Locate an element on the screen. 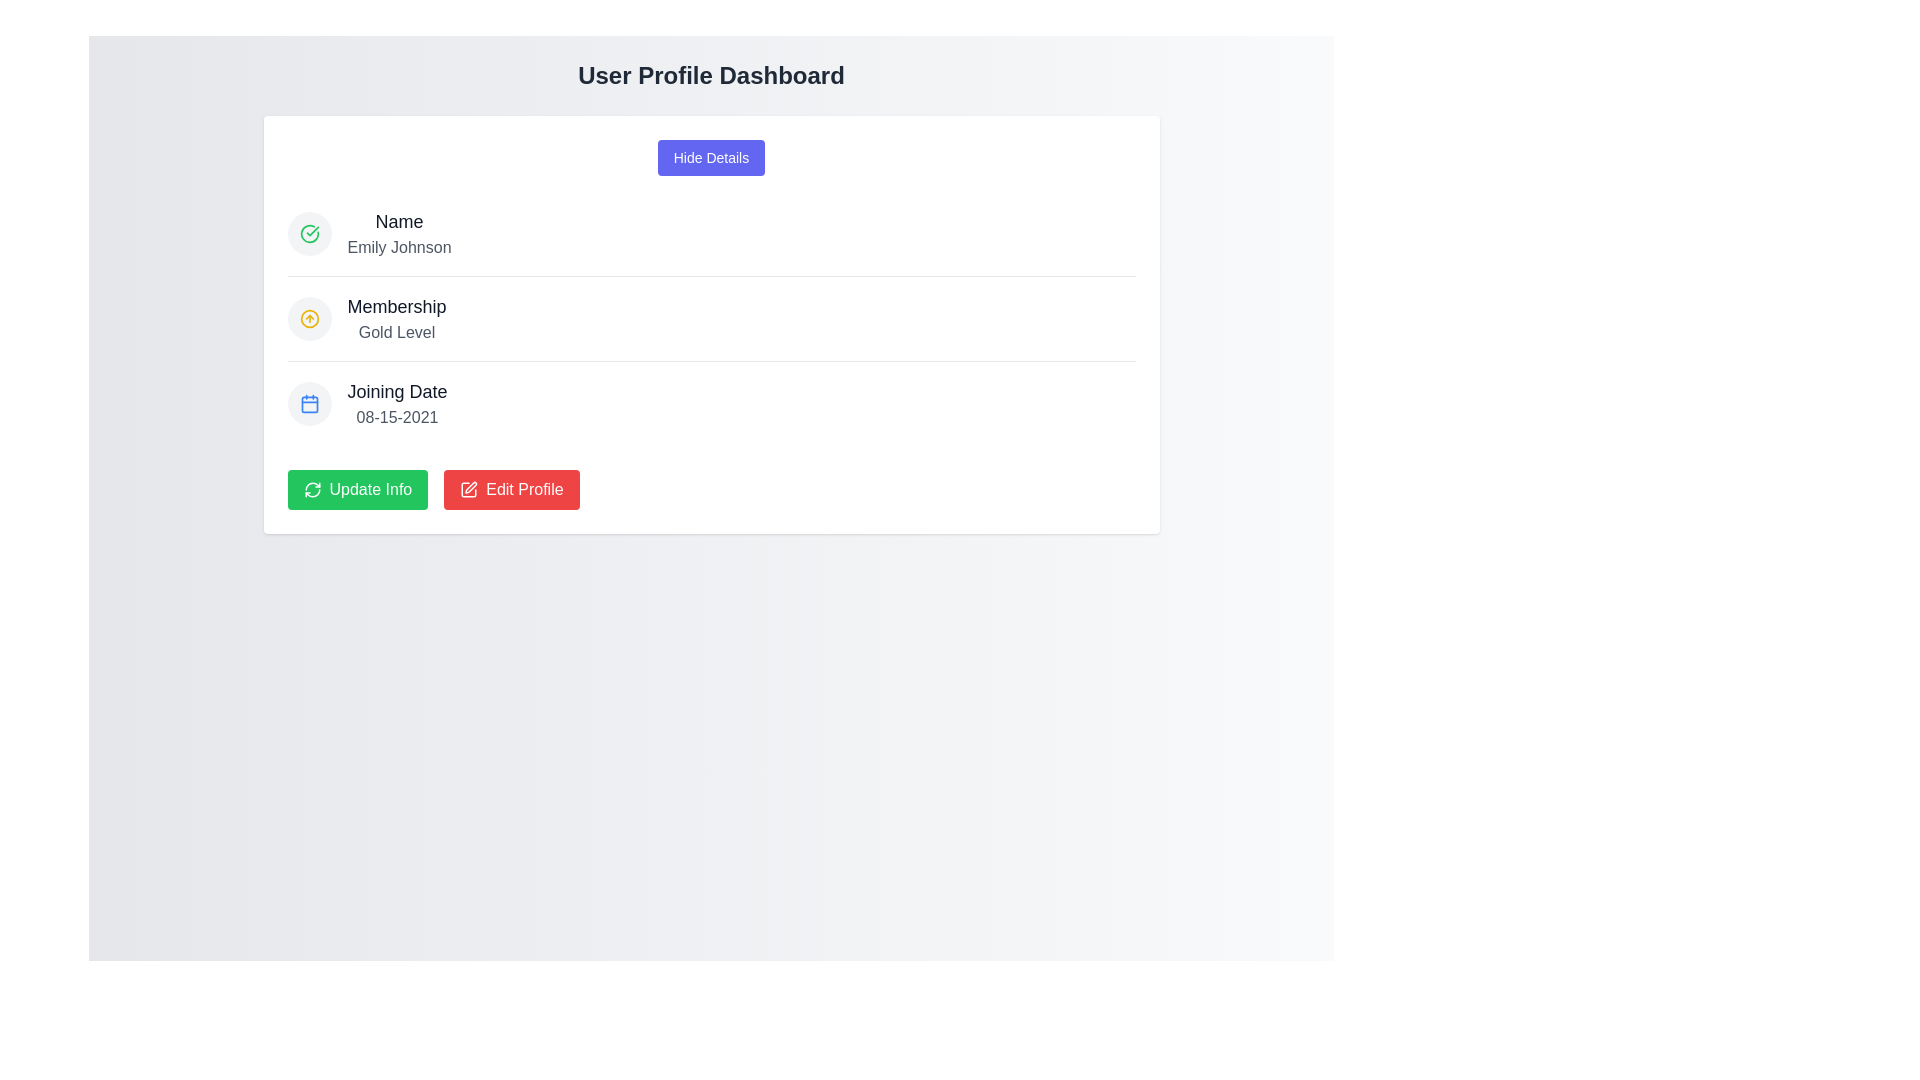 This screenshot has height=1080, width=1920. the decorative icon that symbolizes the 'Edit Profile' action, located to the left of the 'Edit Profile' text in the button is located at coordinates (468, 489).